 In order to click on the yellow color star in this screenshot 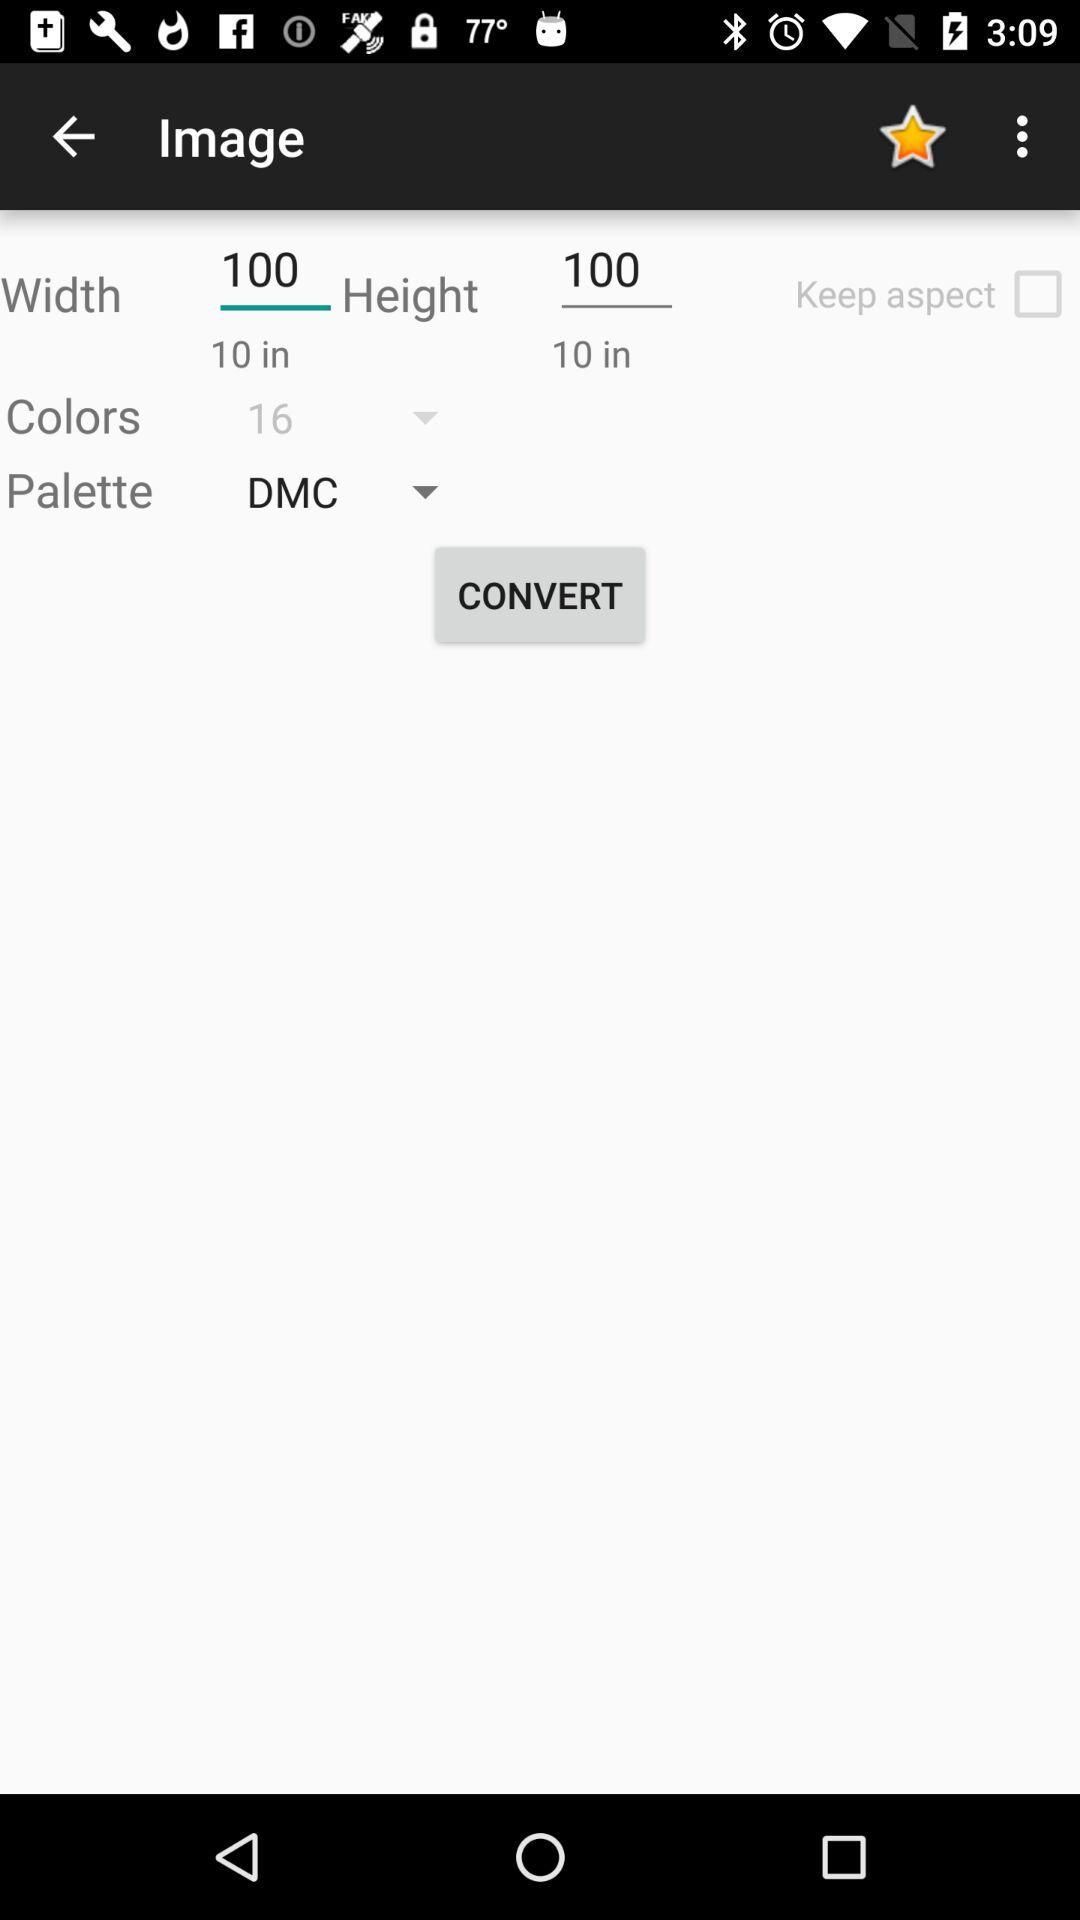, I will do `click(911, 136)`.